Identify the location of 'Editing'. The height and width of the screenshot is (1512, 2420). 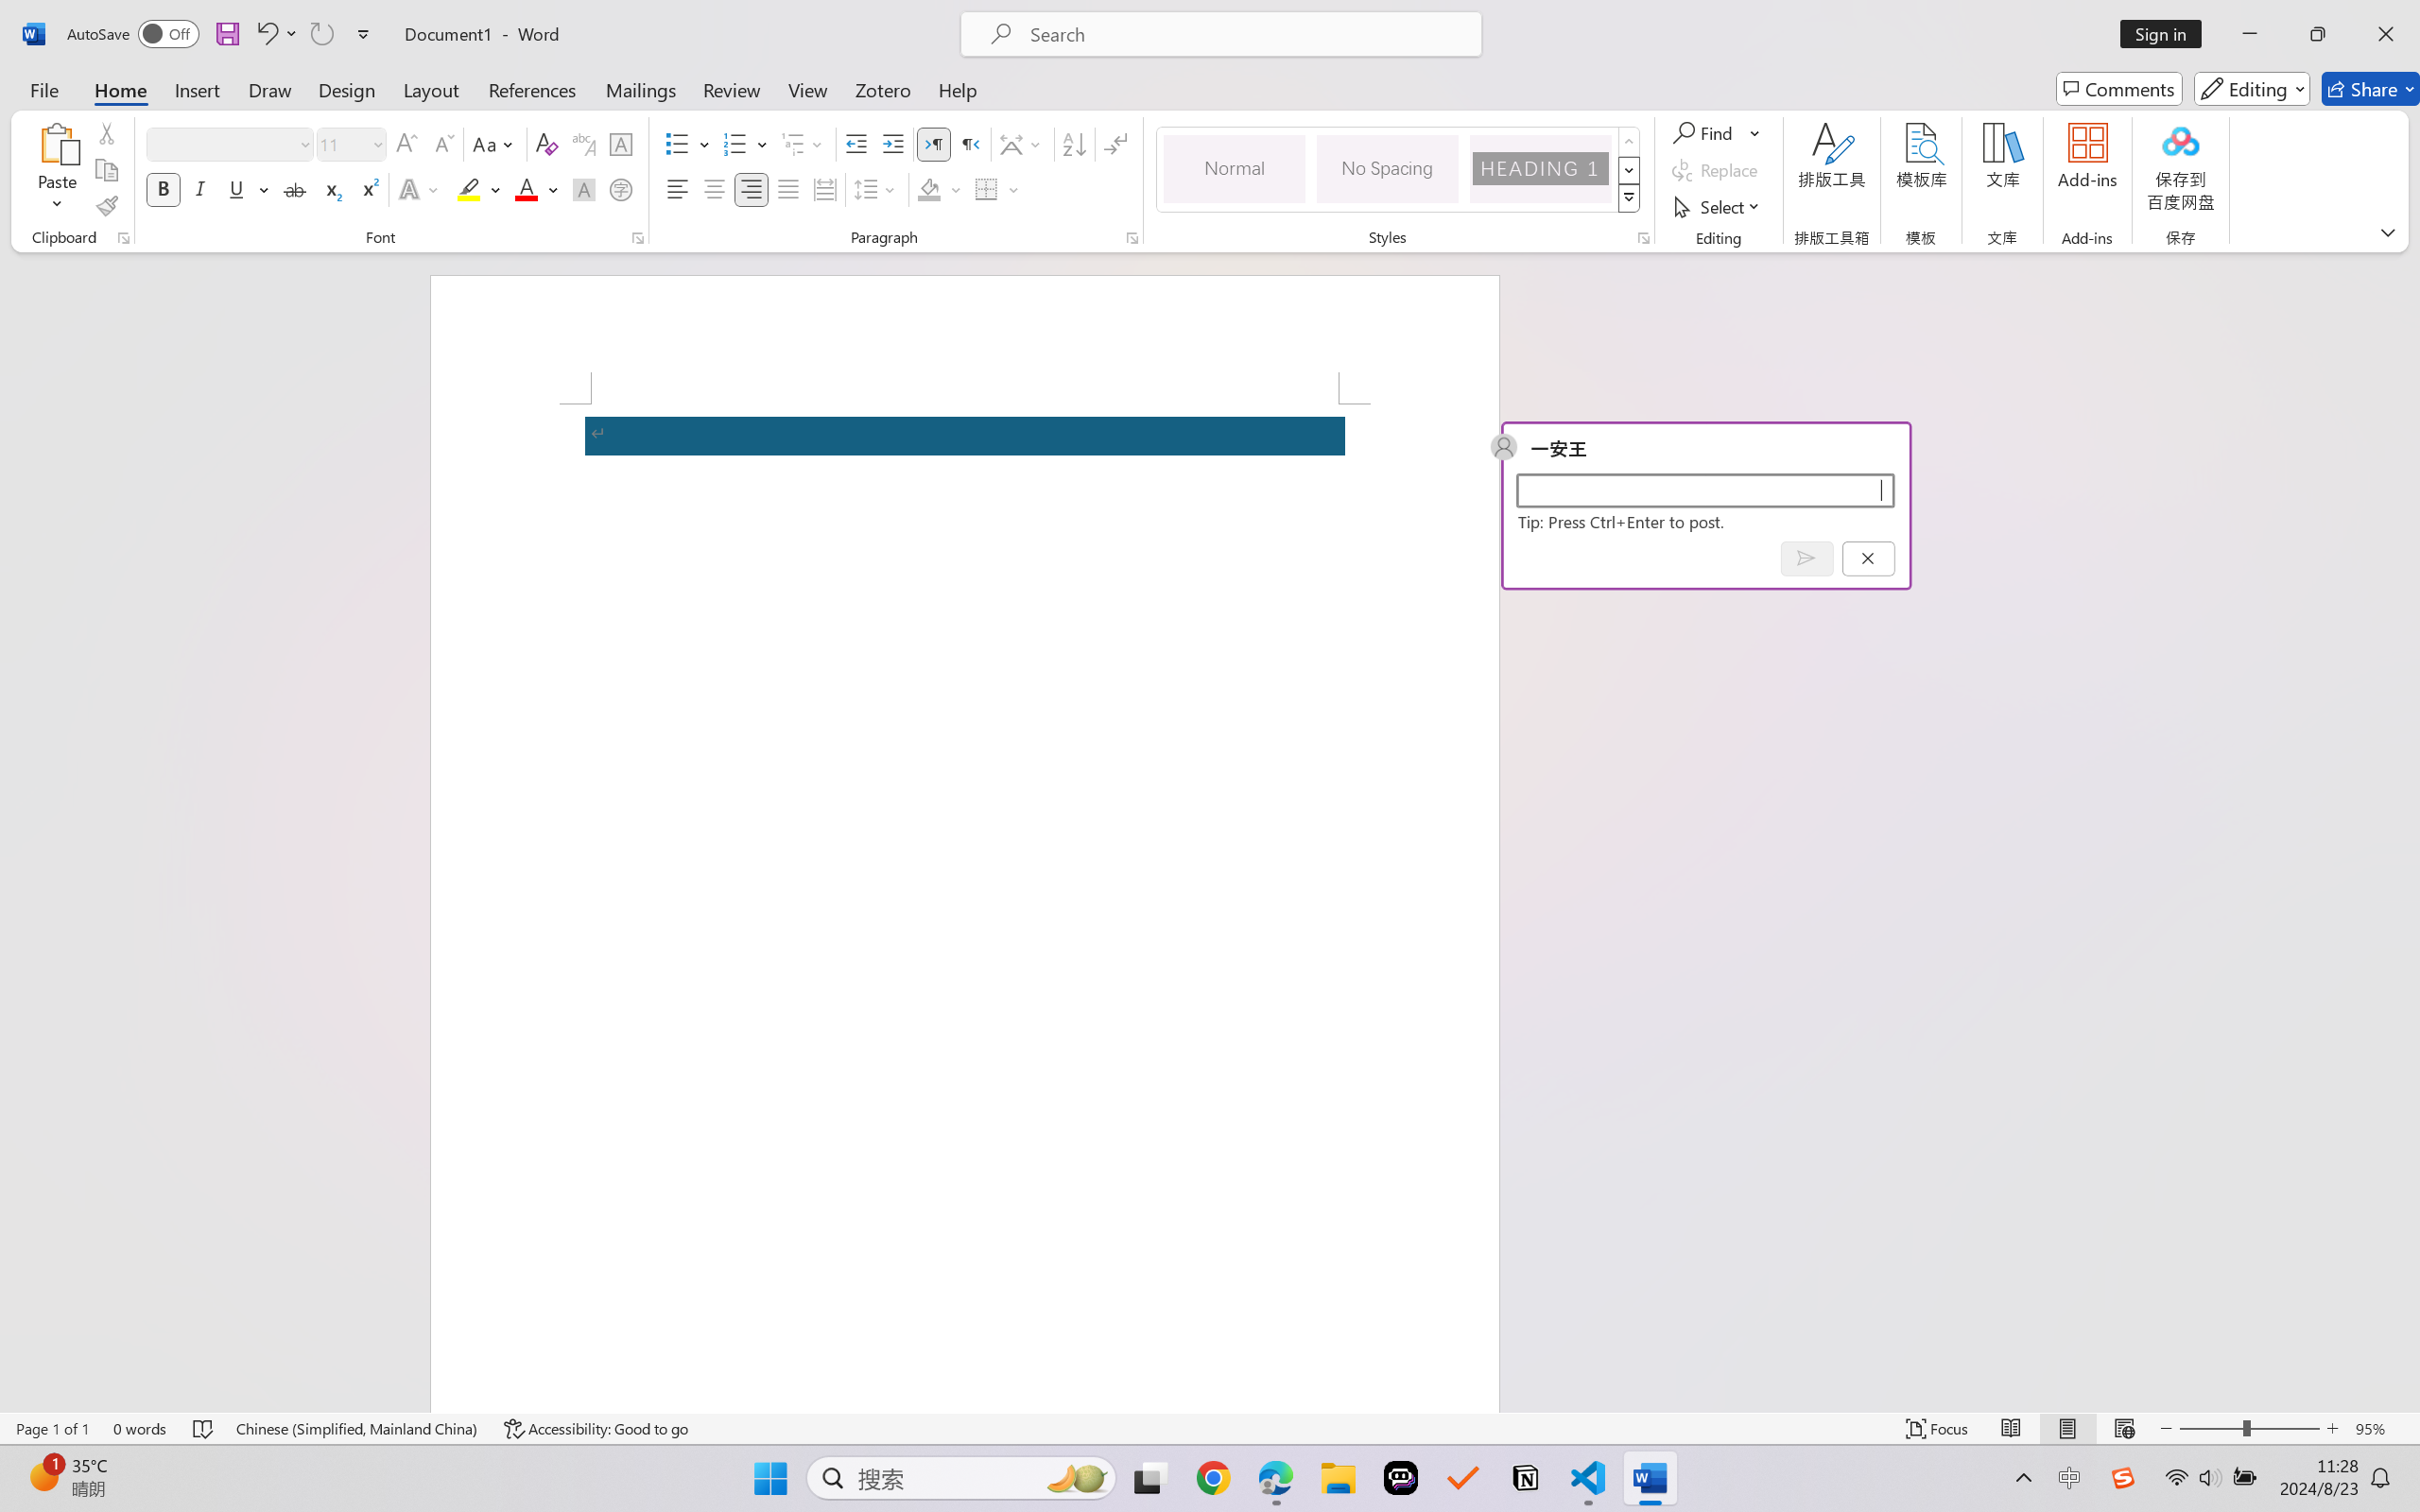
(2253, 88).